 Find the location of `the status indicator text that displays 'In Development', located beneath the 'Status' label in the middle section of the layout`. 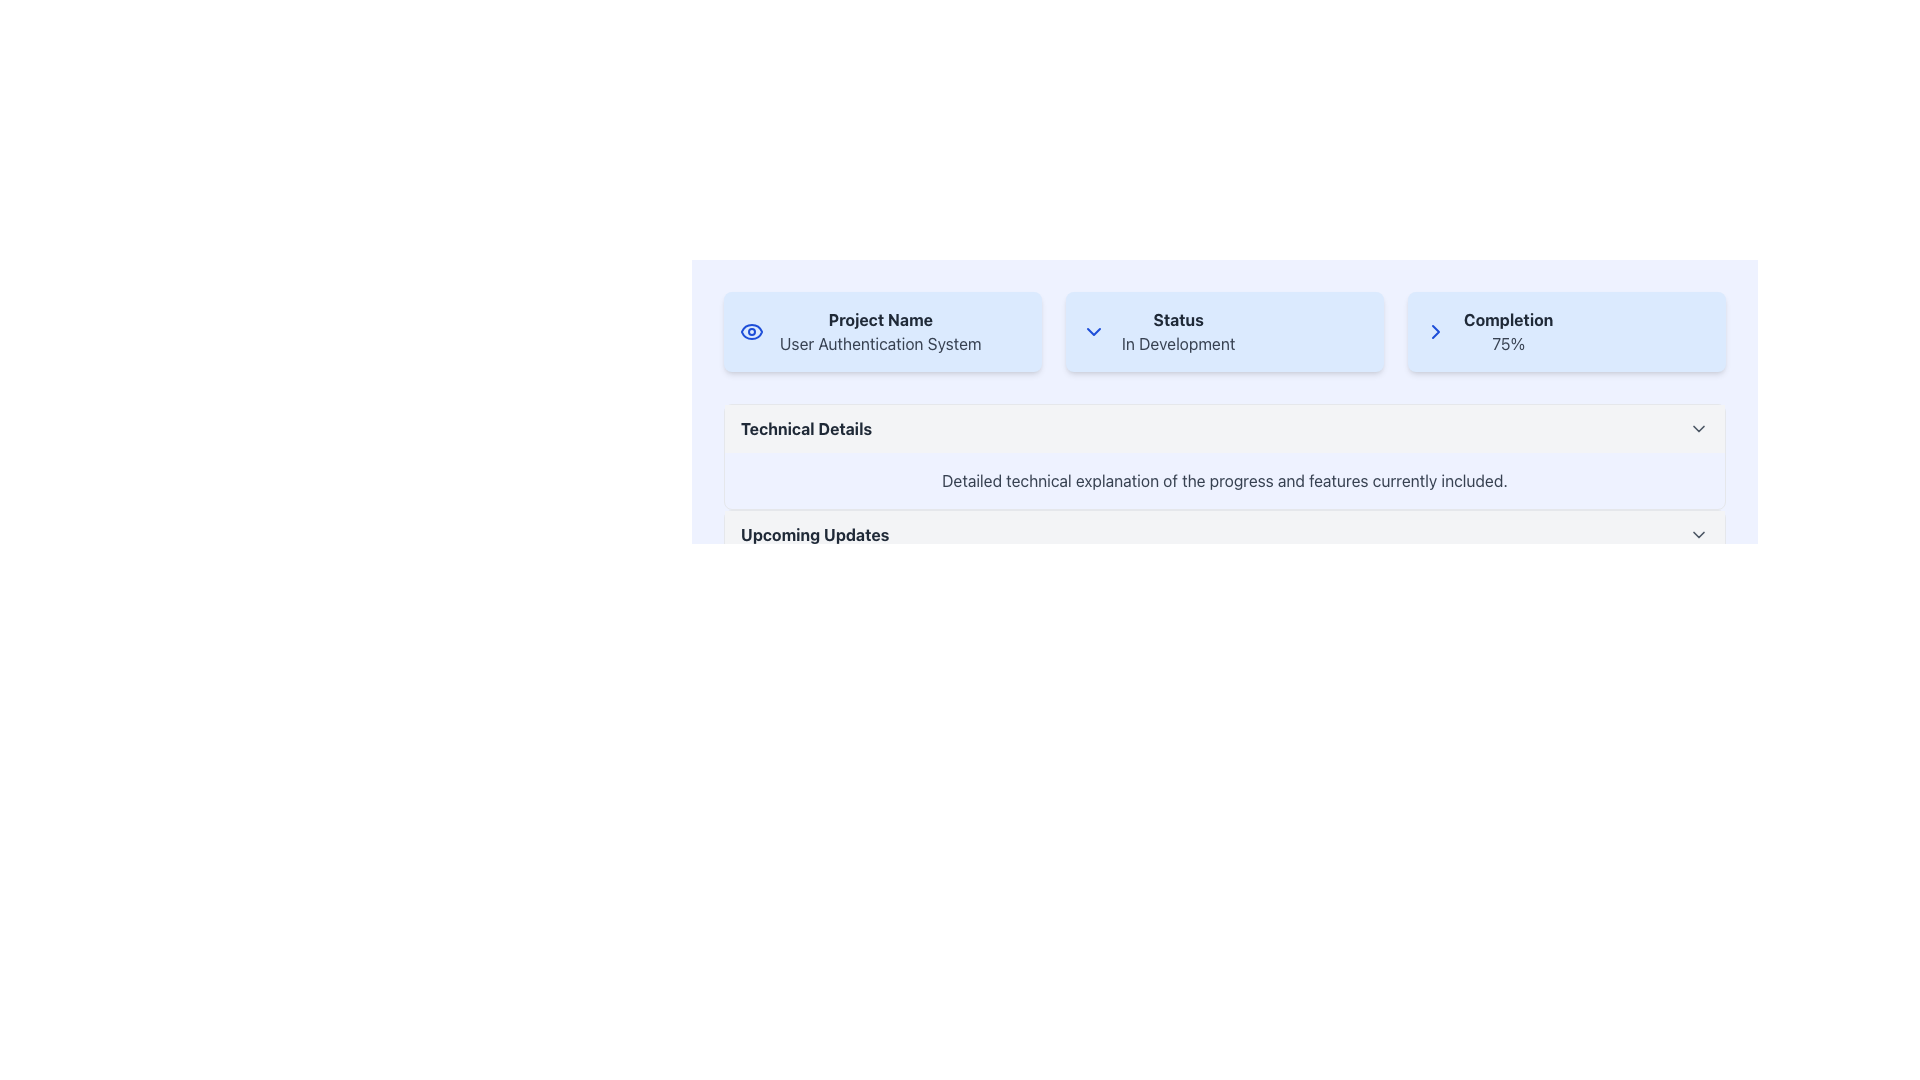

the status indicator text that displays 'In Development', located beneath the 'Status' label in the middle section of the layout is located at coordinates (1178, 342).